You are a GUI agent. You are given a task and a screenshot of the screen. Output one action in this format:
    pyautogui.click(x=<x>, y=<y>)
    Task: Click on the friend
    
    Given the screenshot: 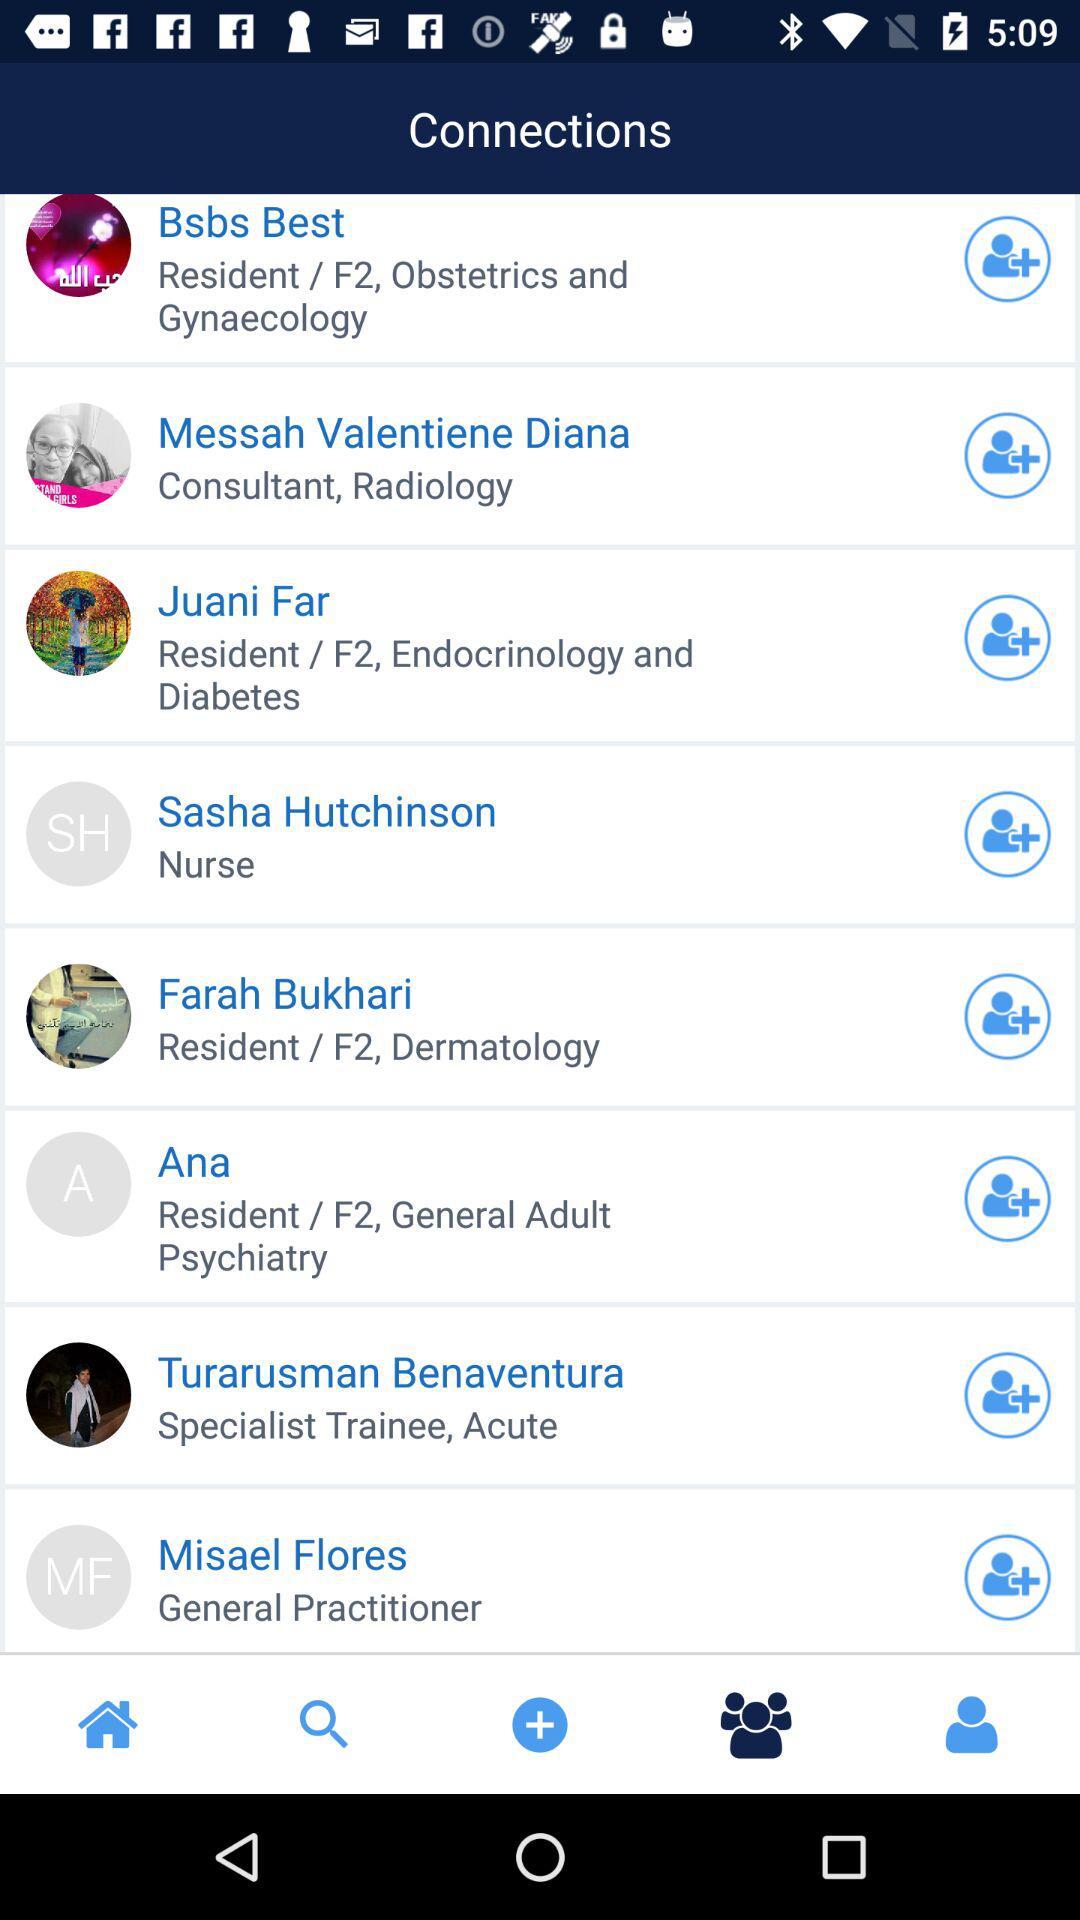 What is the action you would take?
    pyautogui.click(x=1007, y=1576)
    